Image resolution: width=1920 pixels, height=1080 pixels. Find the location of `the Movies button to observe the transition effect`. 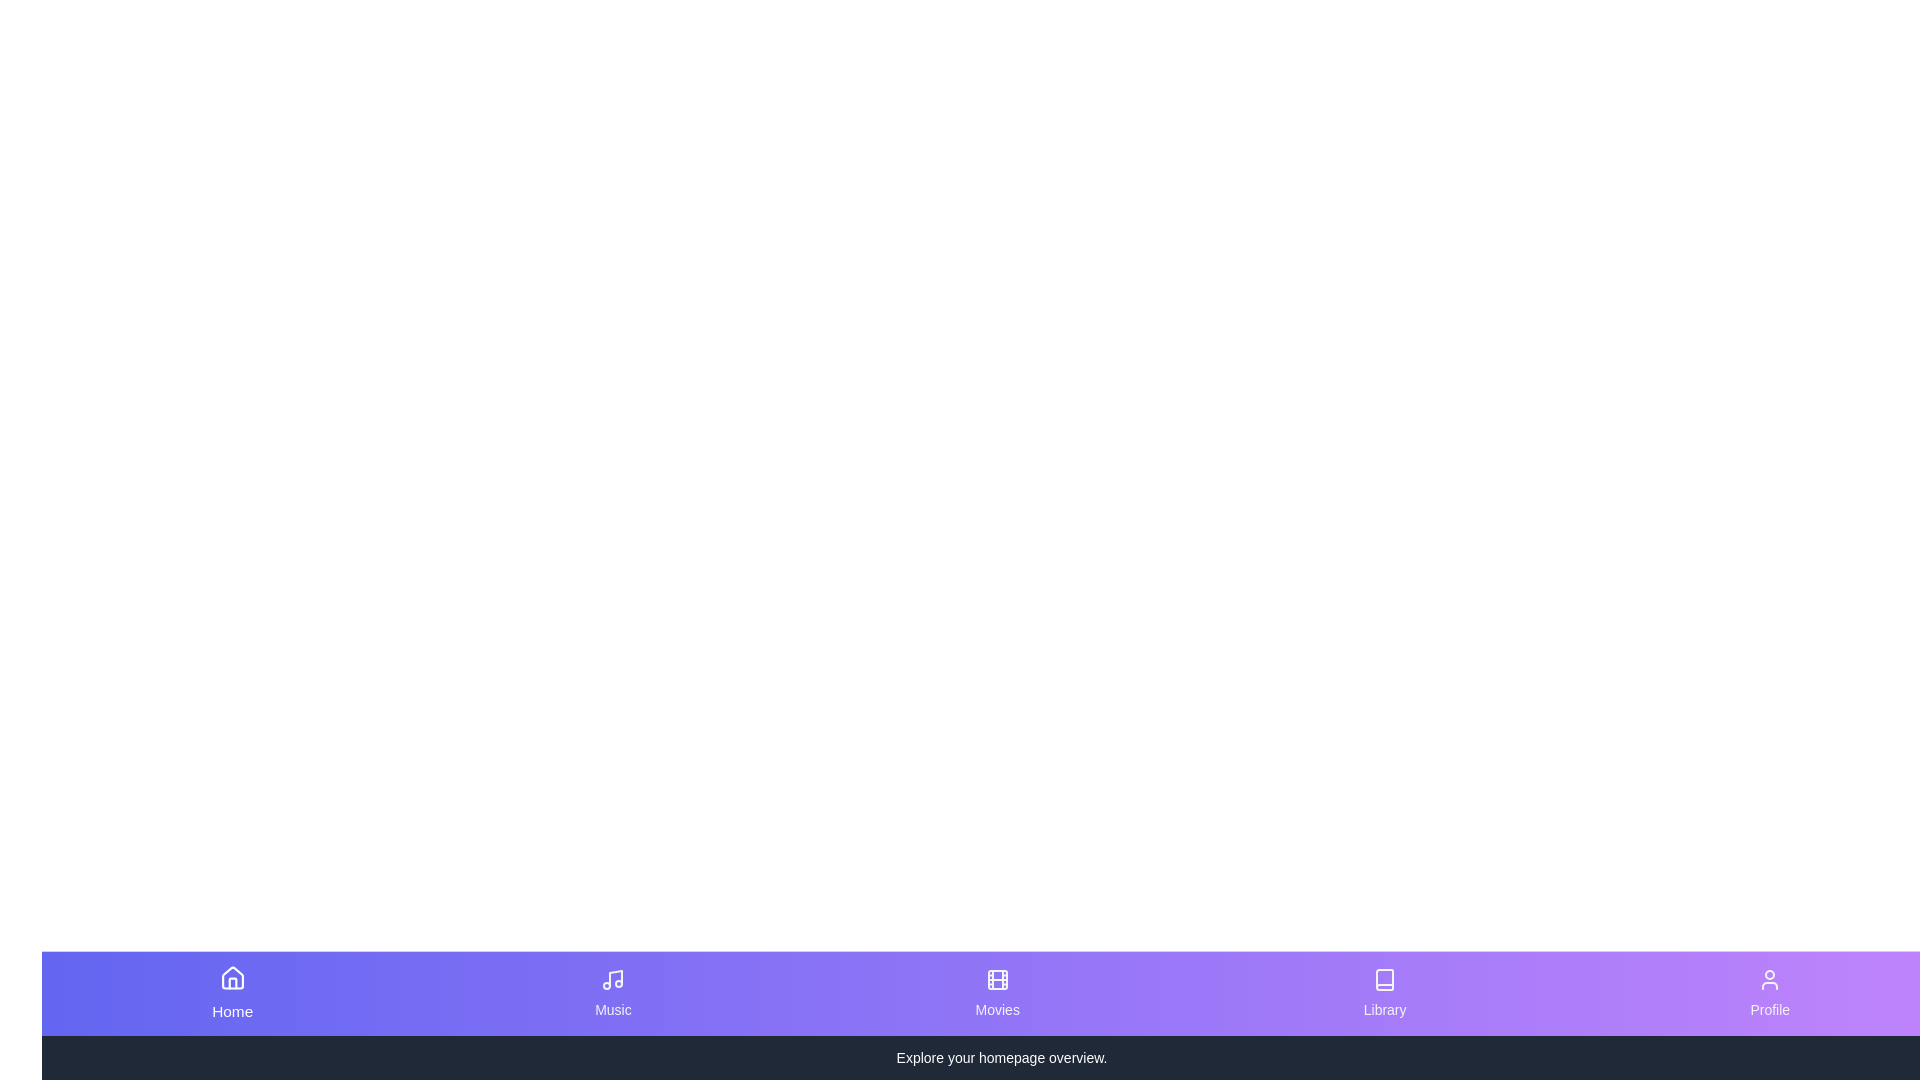

the Movies button to observe the transition effect is located at coordinates (997, 994).